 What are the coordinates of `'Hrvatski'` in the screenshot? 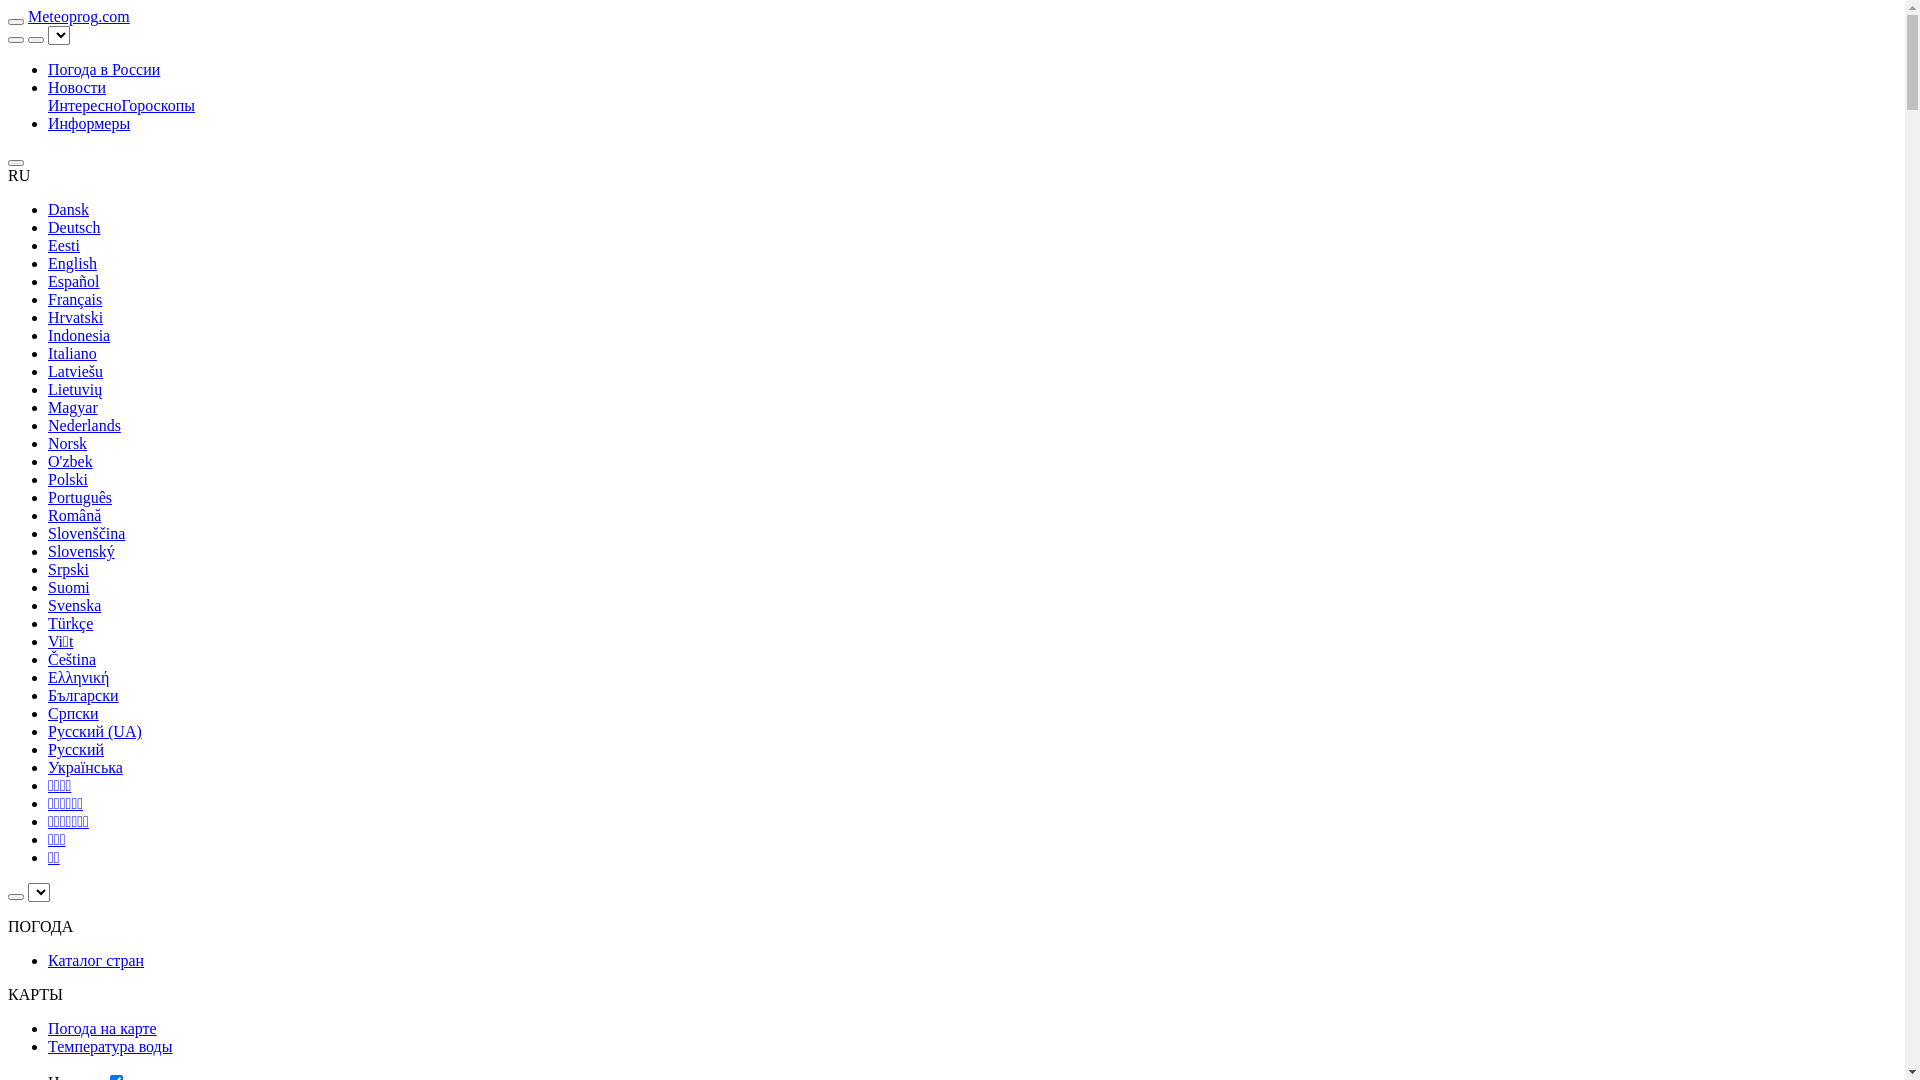 It's located at (75, 316).